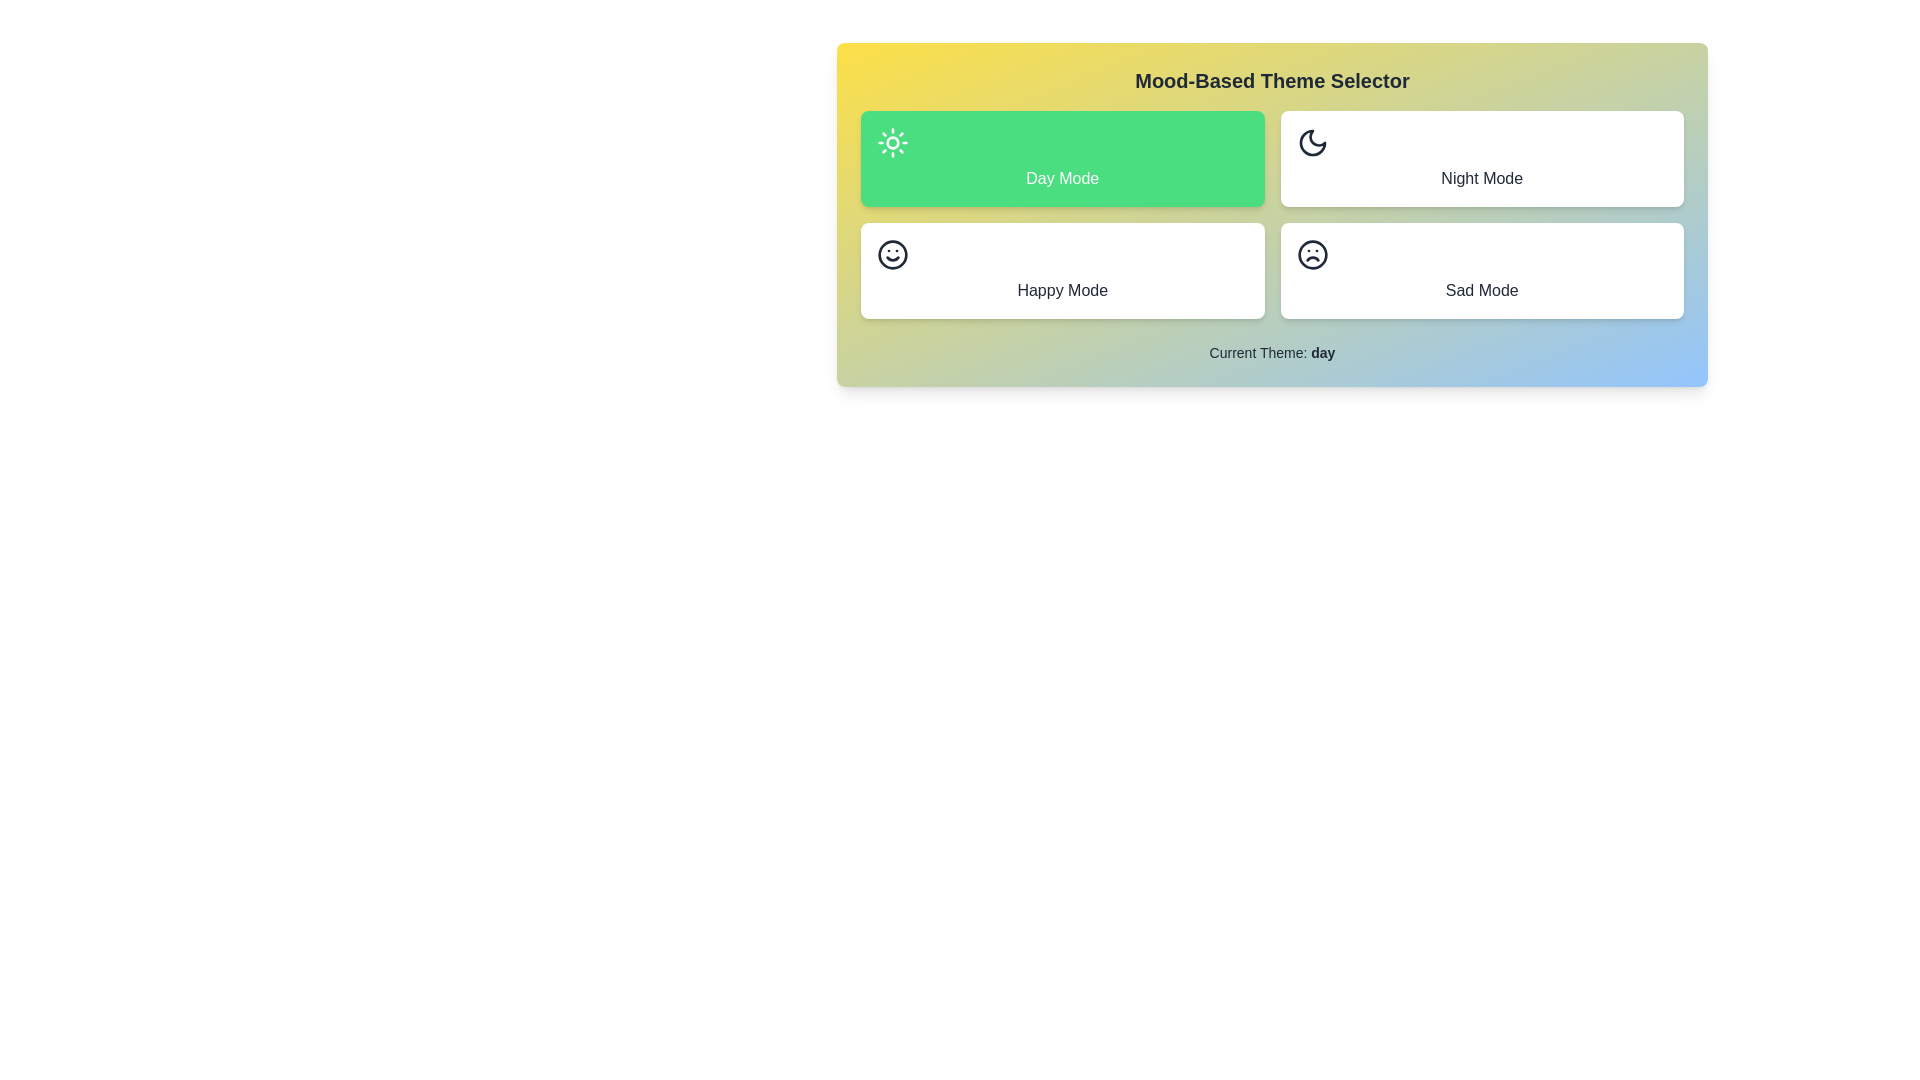 The height and width of the screenshot is (1080, 1920). What do you see at coordinates (1482, 157) in the screenshot?
I see `the theme night by clicking on its corresponding button` at bounding box center [1482, 157].